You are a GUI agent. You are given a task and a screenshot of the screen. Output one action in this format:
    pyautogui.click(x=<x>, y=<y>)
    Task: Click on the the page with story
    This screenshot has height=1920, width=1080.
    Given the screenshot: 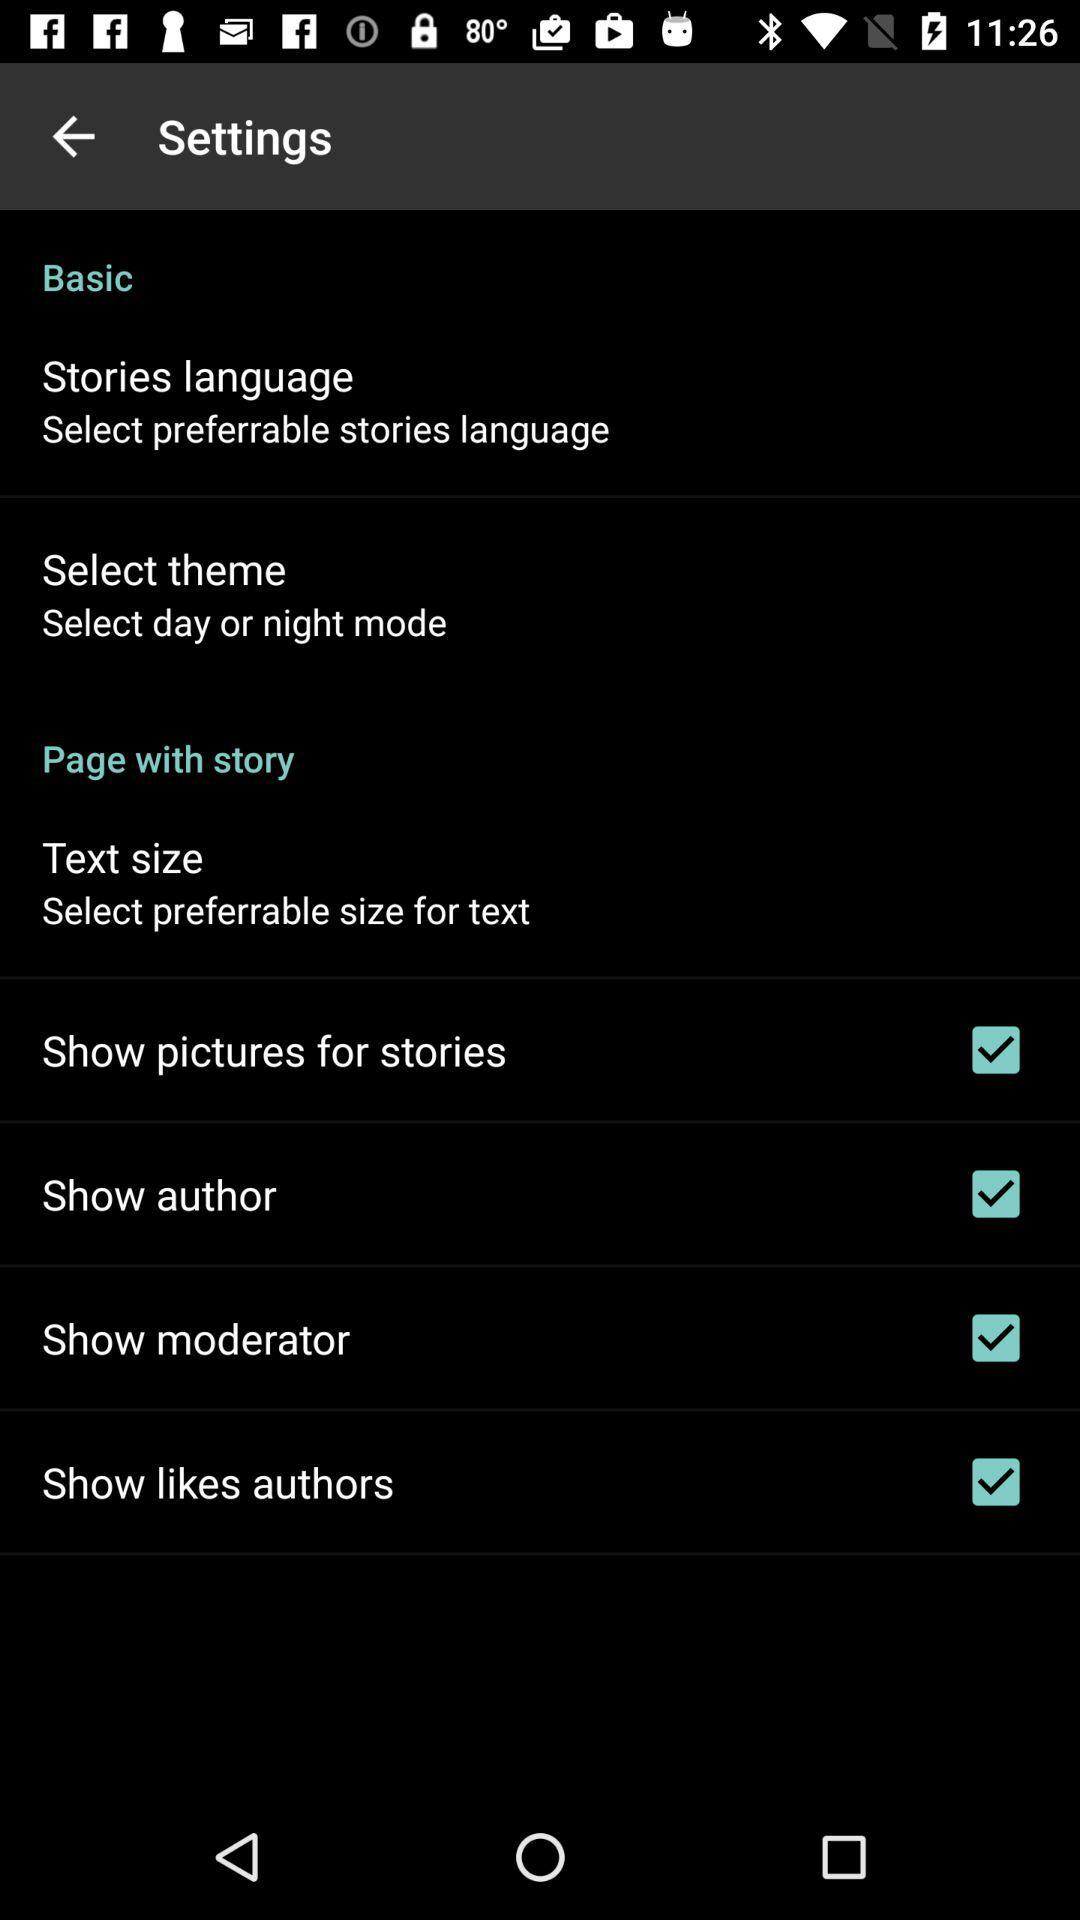 What is the action you would take?
    pyautogui.click(x=540, y=736)
    